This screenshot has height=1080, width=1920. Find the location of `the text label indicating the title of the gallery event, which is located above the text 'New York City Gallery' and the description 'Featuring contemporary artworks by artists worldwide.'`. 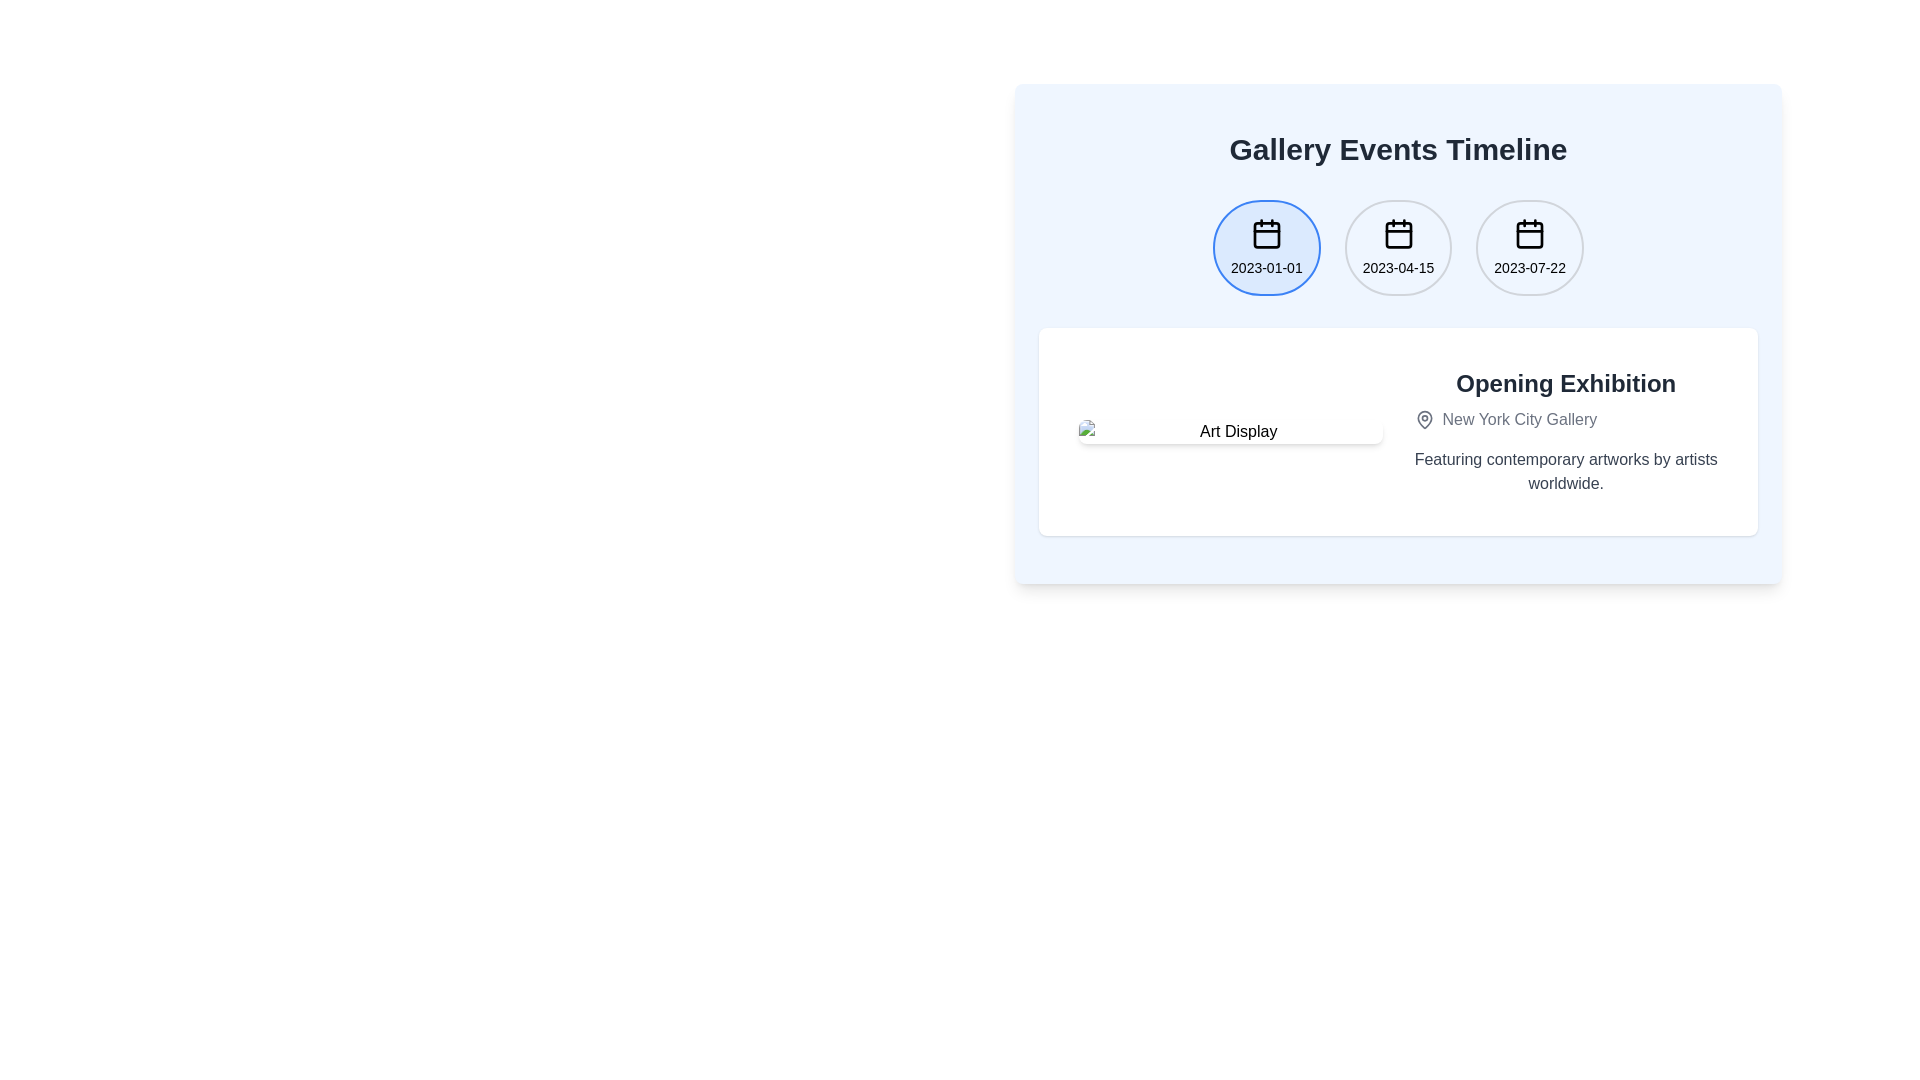

the text label indicating the title of the gallery event, which is located above the text 'New York City Gallery' and the description 'Featuring contemporary artworks by artists worldwide.' is located at coordinates (1565, 384).